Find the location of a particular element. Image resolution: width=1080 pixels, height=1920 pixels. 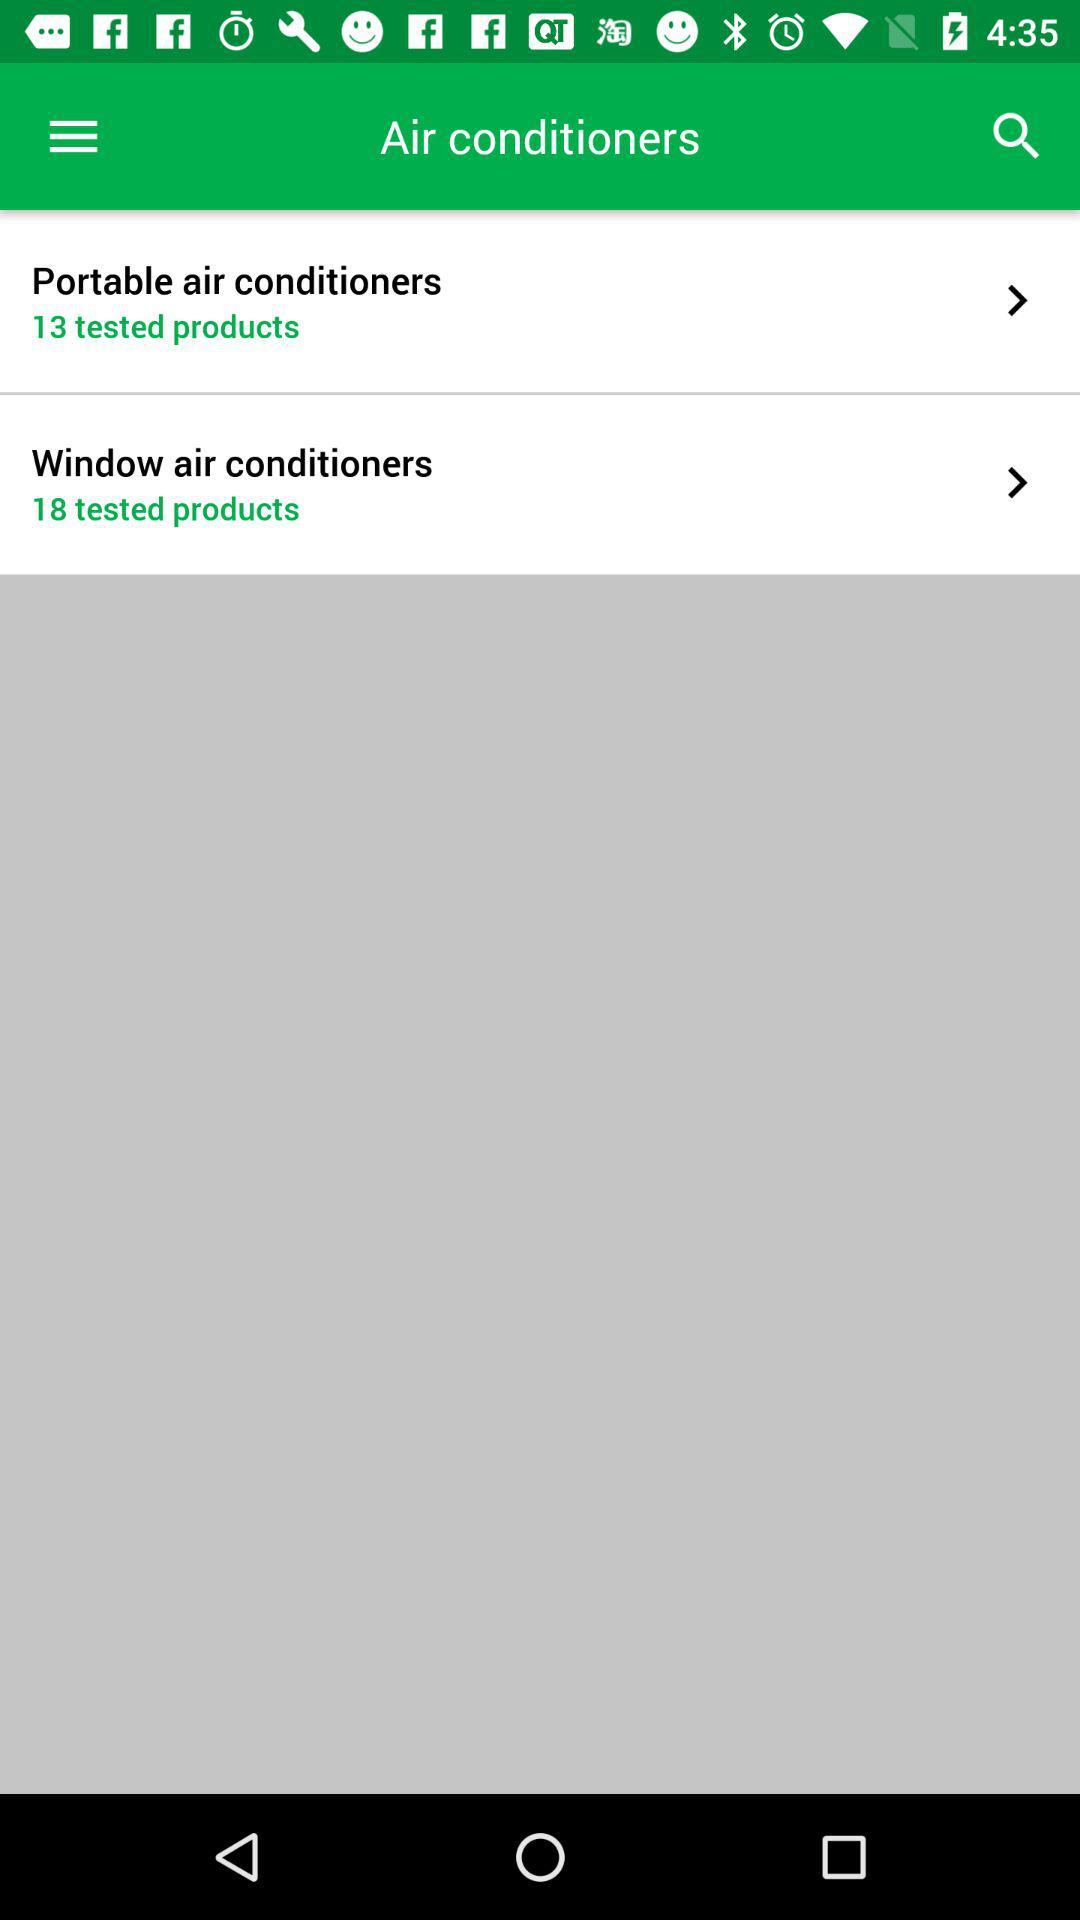

the icon next to the air conditioners item is located at coordinates (1017, 135).